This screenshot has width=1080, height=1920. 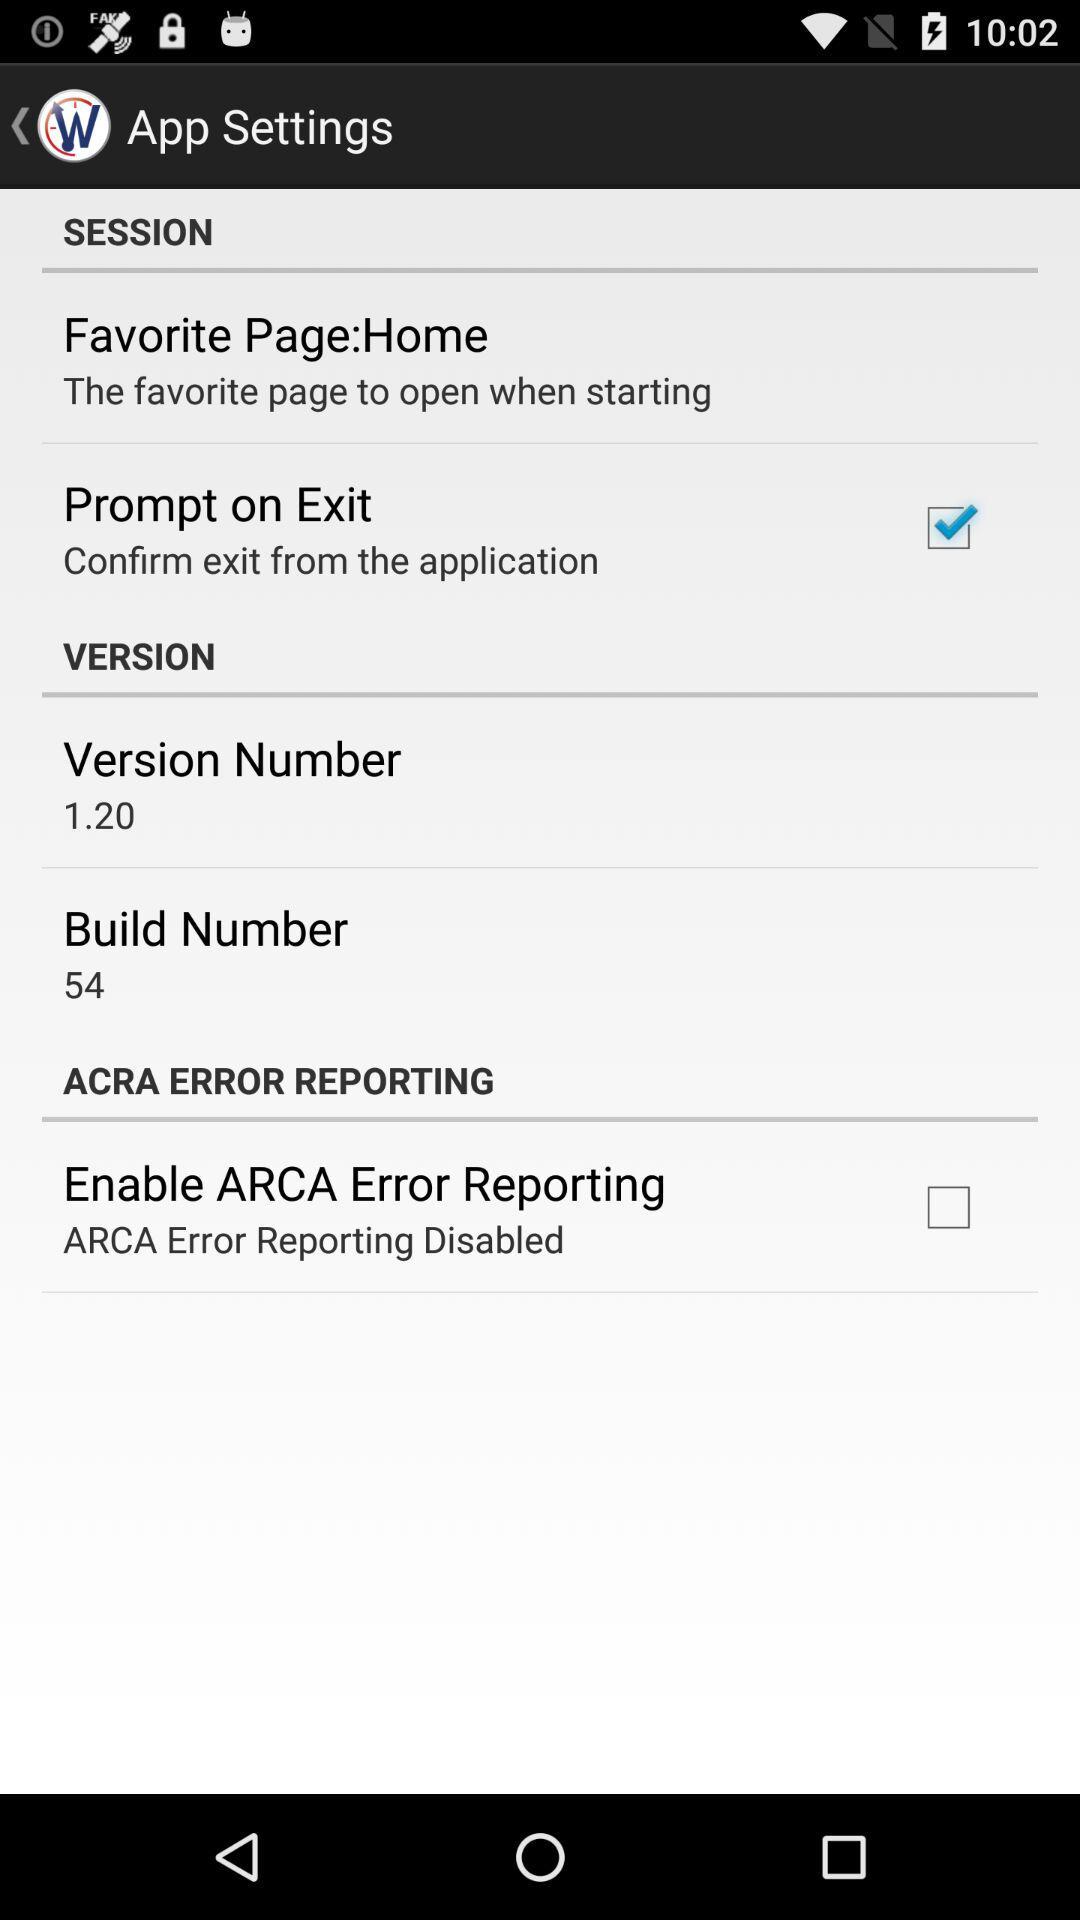 I want to click on version number app, so click(x=231, y=756).